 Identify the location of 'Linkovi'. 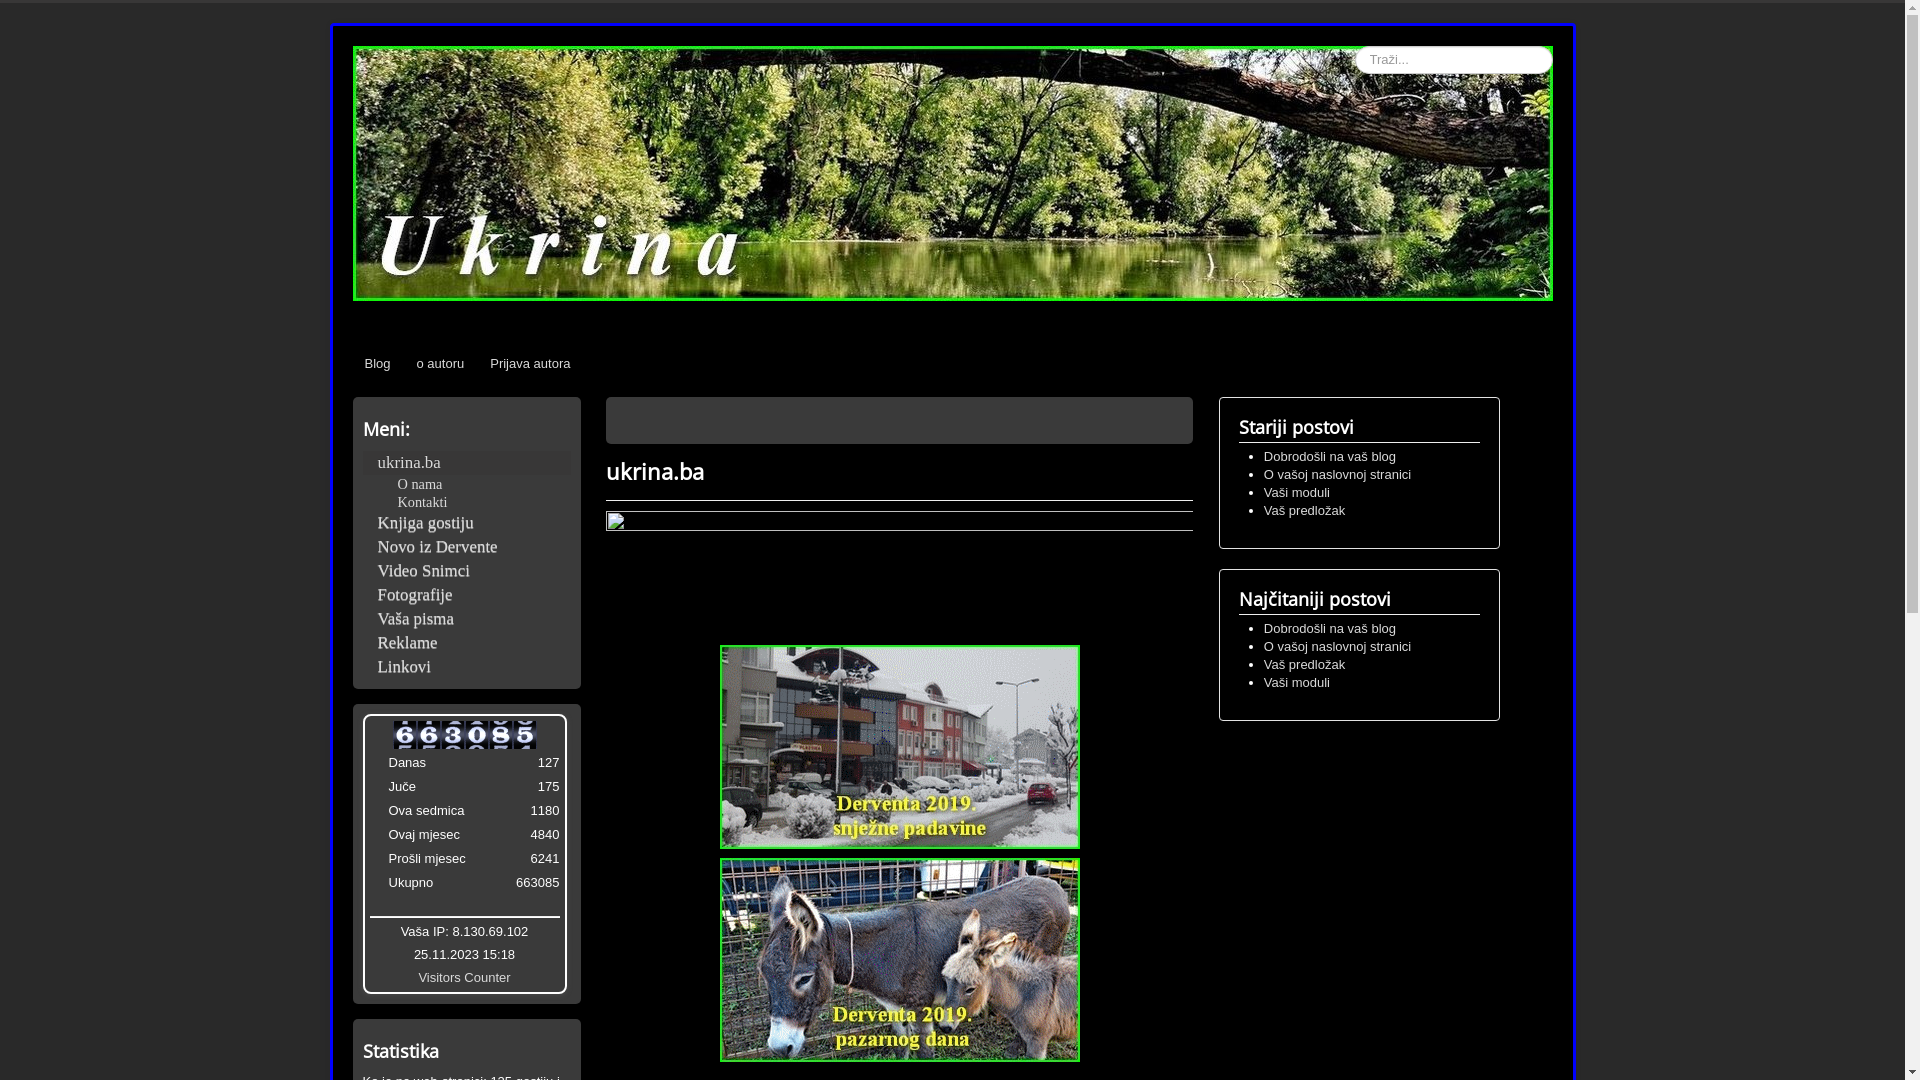
(464, 667).